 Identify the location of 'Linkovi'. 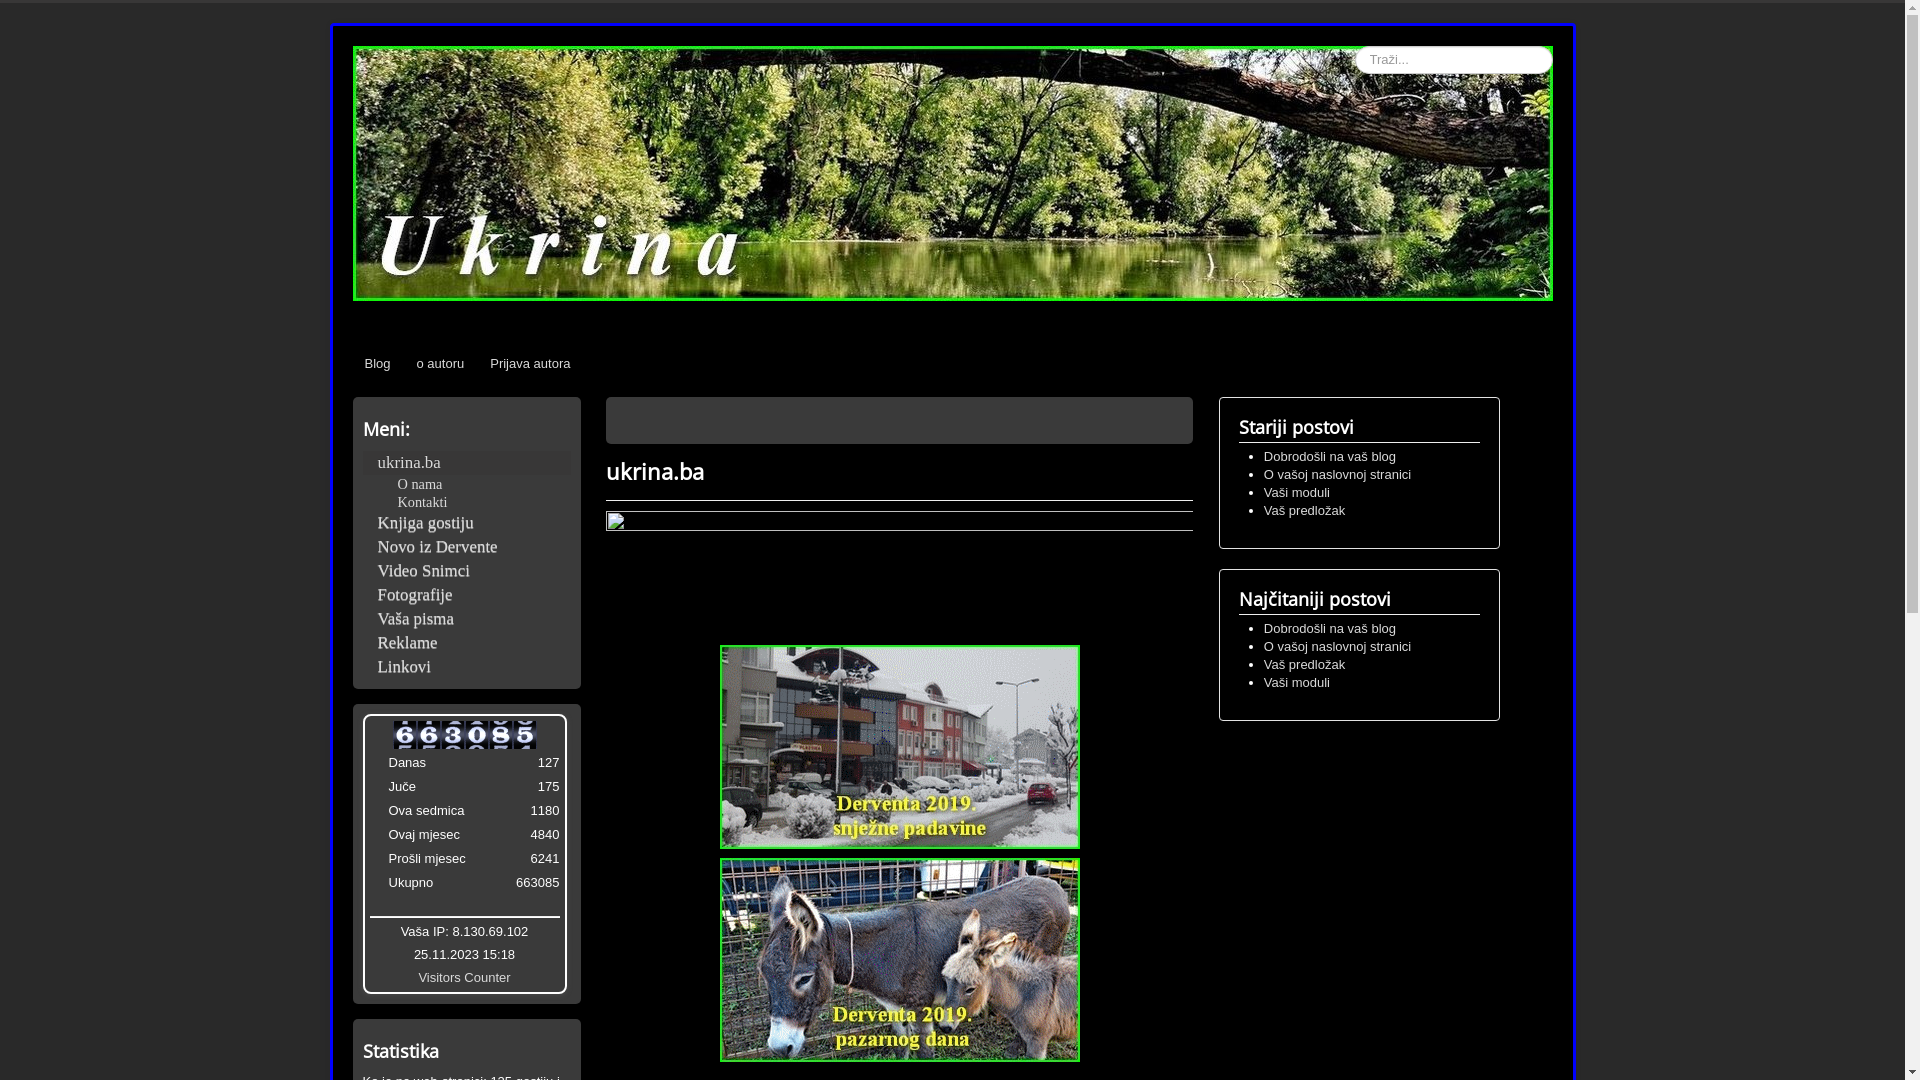
(464, 667).